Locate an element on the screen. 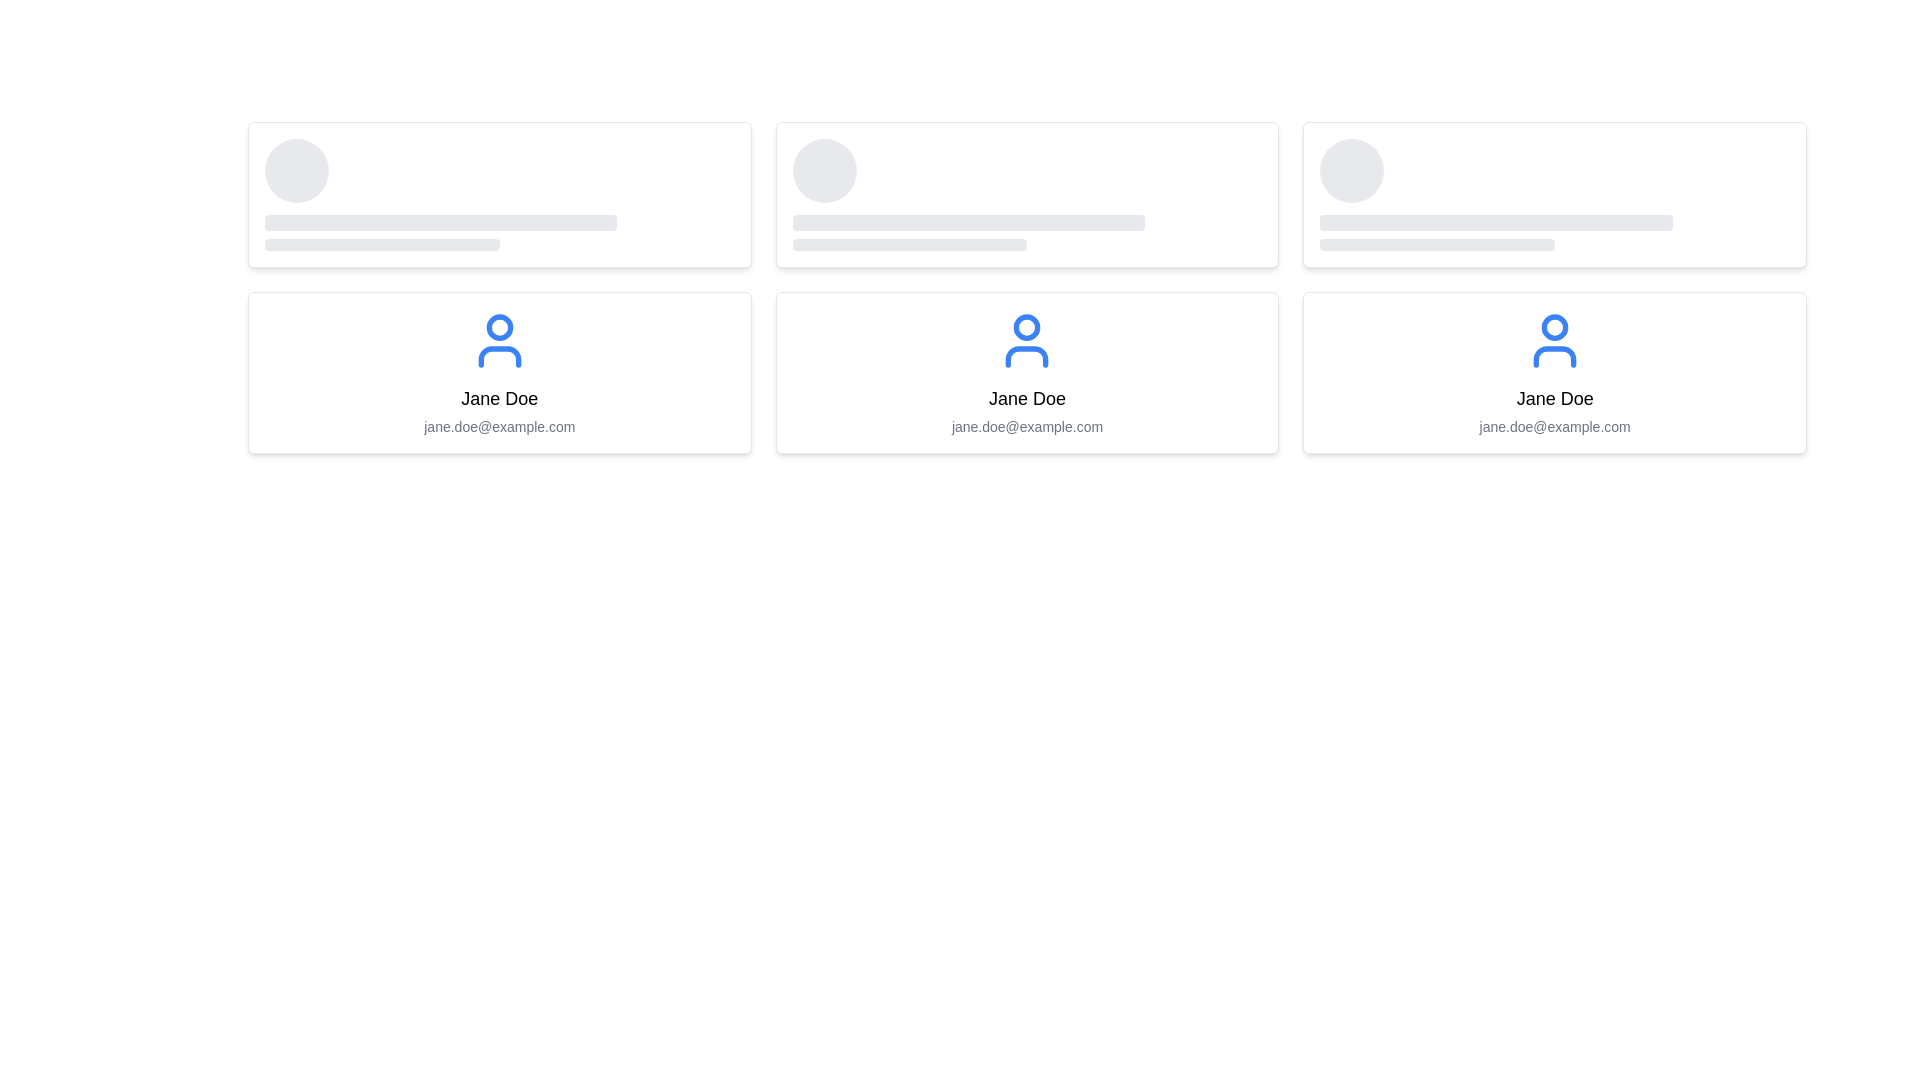  the User Profile Card that is centrally aligned on a white card with rounded corners and shadows, which is the third card from the left in a horizontally-aligned grid of four cards is located at coordinates (1027, 373).